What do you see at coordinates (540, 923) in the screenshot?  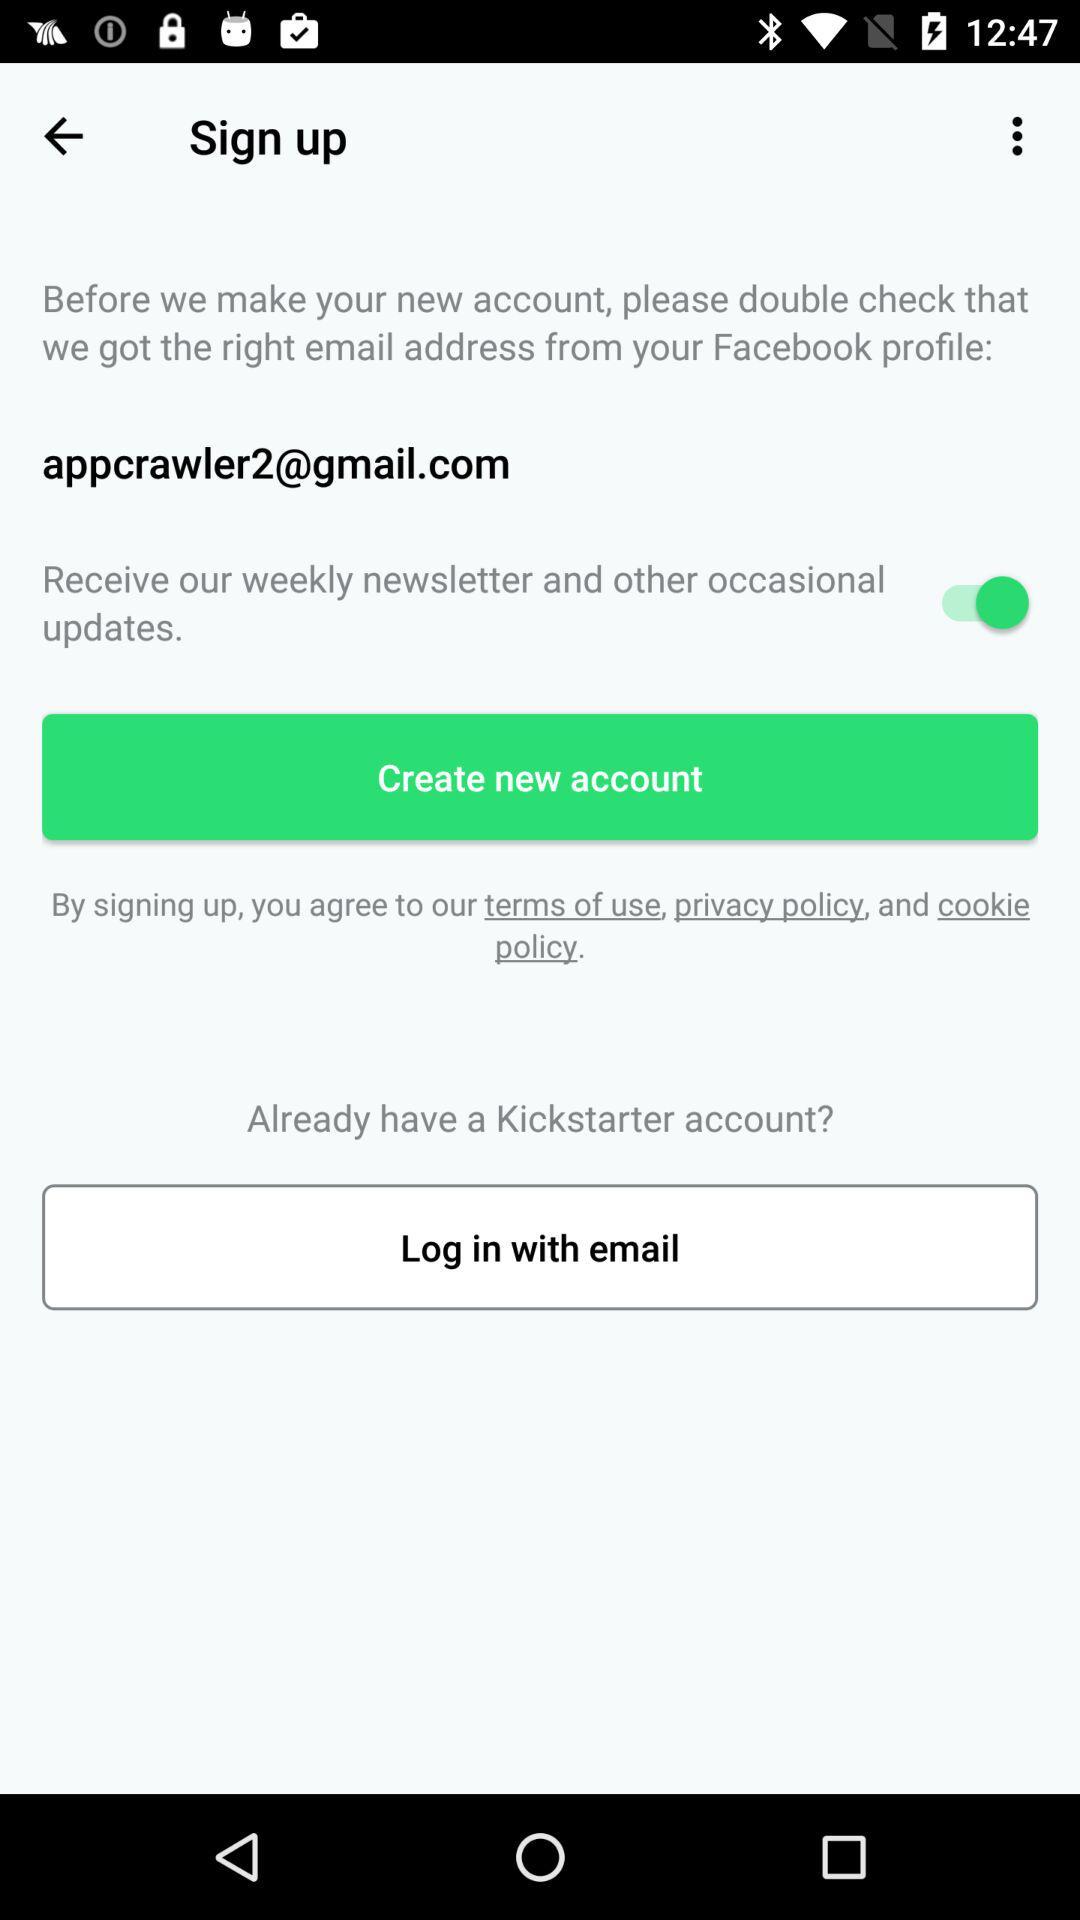 I see `the by signing up item` at bounding box center [540, 923].